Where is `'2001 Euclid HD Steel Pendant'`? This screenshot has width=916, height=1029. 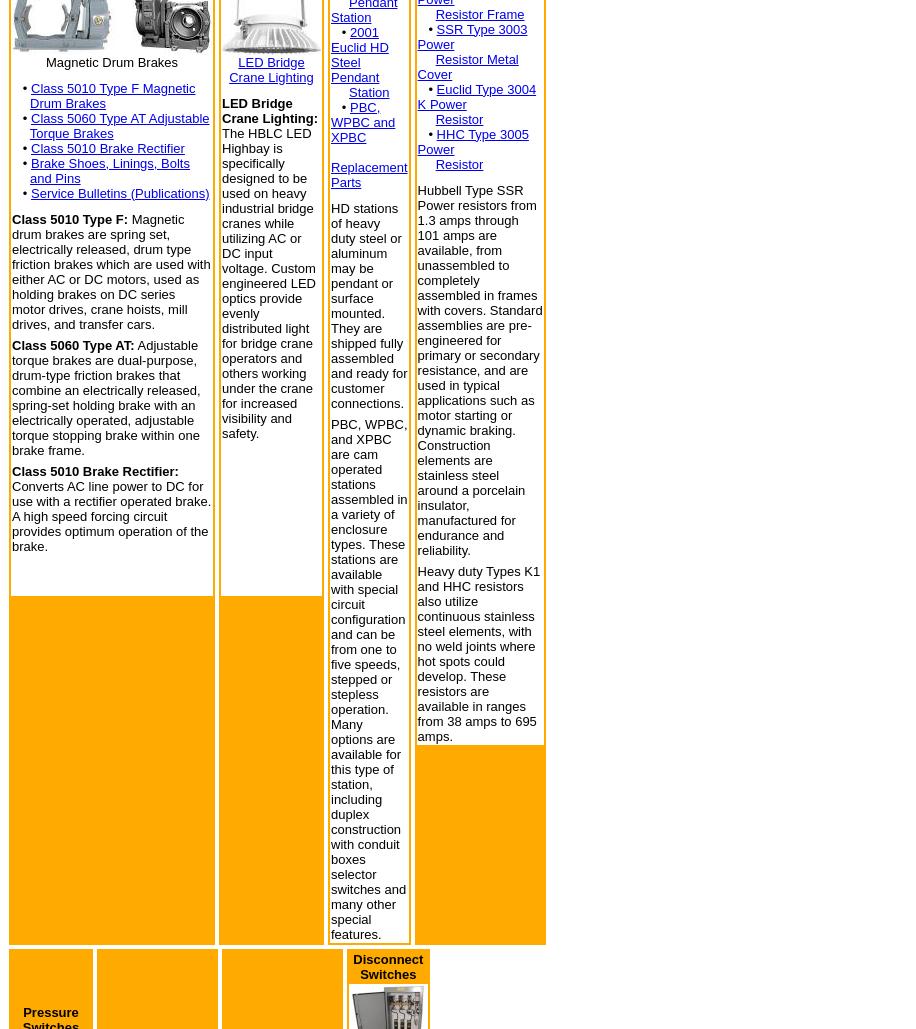
'2001 Euclid HD Steel Pendant' is located at coordinates (359, 54).